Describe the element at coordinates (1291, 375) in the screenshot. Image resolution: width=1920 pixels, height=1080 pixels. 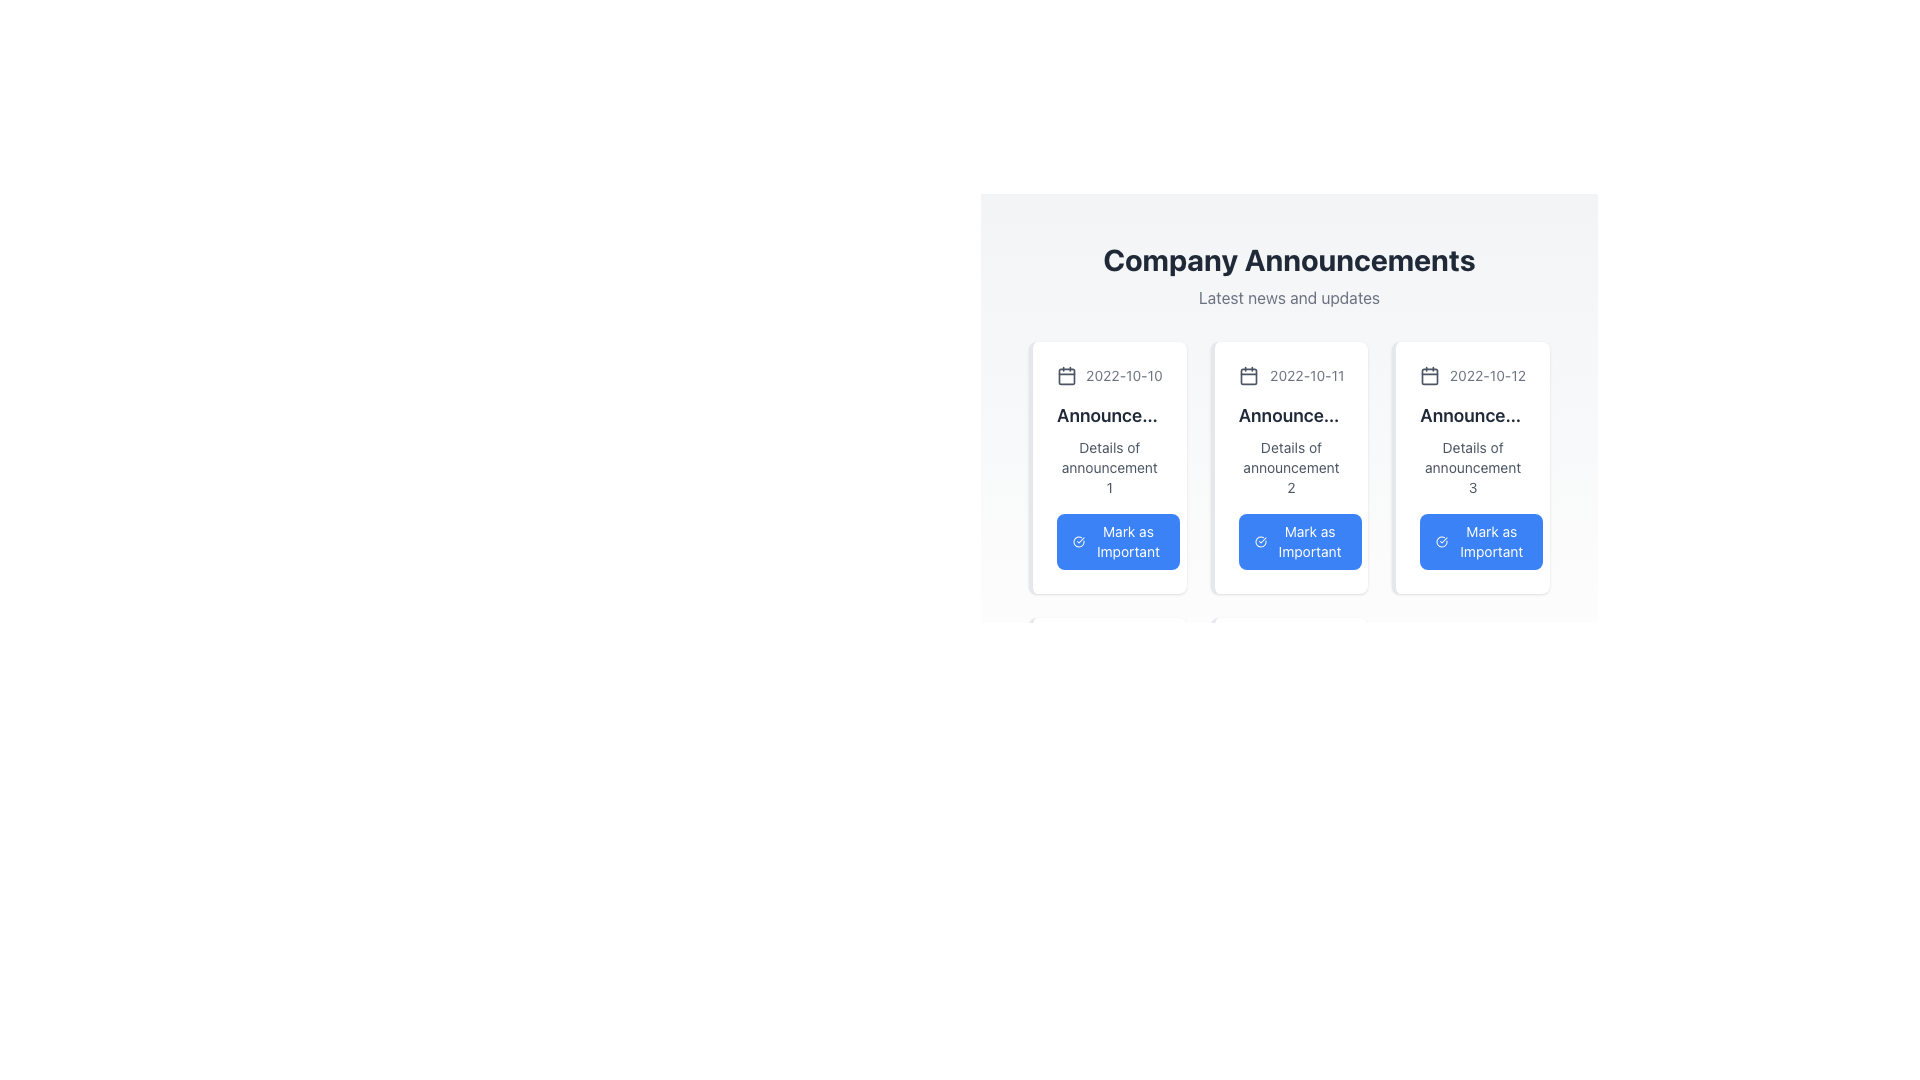
I see `the calendar icon next to the text '2022-10-11' in the top section of the card before 'Announcement 2'` at that location.